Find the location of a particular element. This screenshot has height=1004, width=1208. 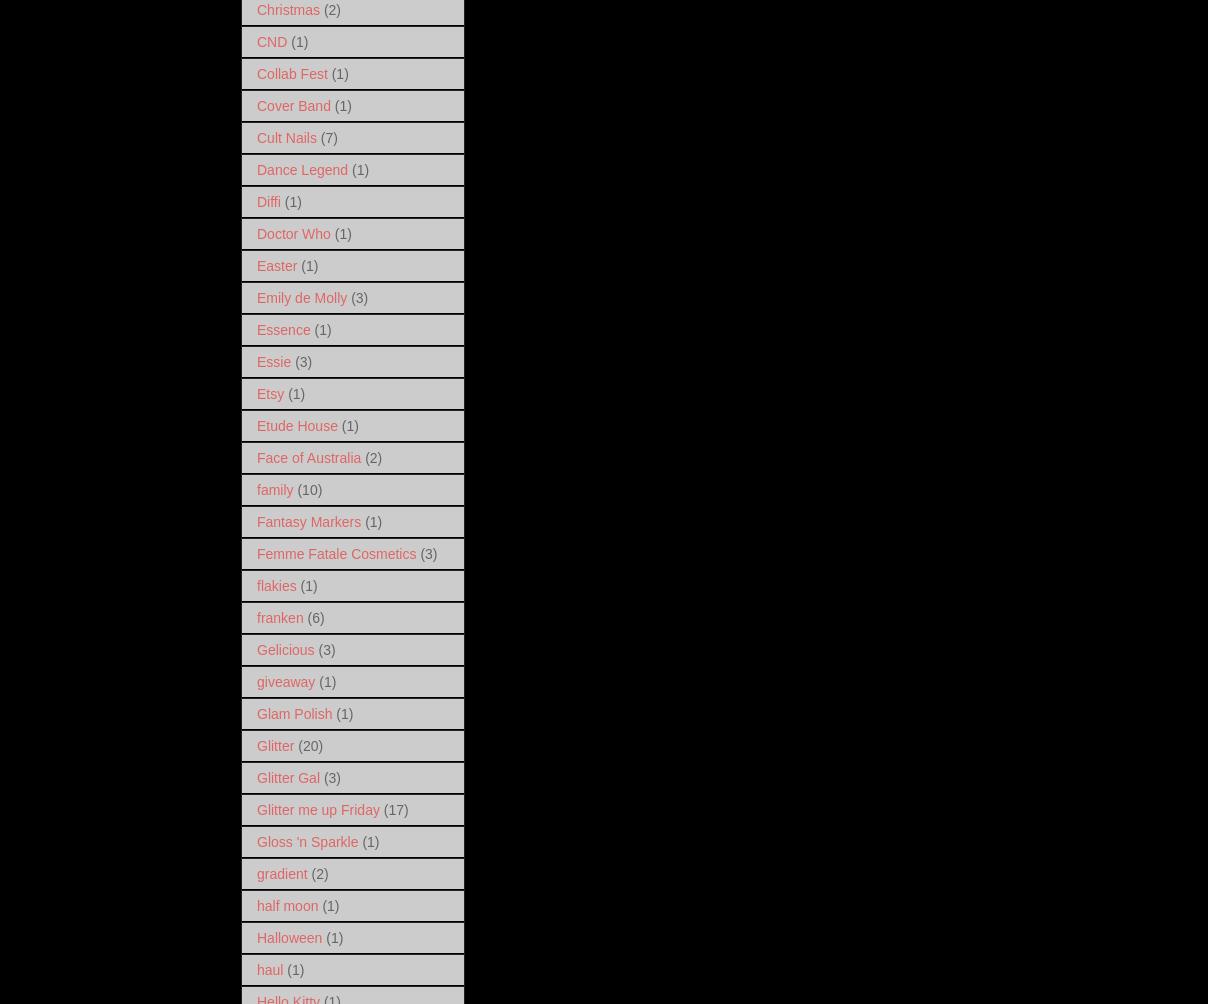

'Essence' is located at coordinates (283, 329).